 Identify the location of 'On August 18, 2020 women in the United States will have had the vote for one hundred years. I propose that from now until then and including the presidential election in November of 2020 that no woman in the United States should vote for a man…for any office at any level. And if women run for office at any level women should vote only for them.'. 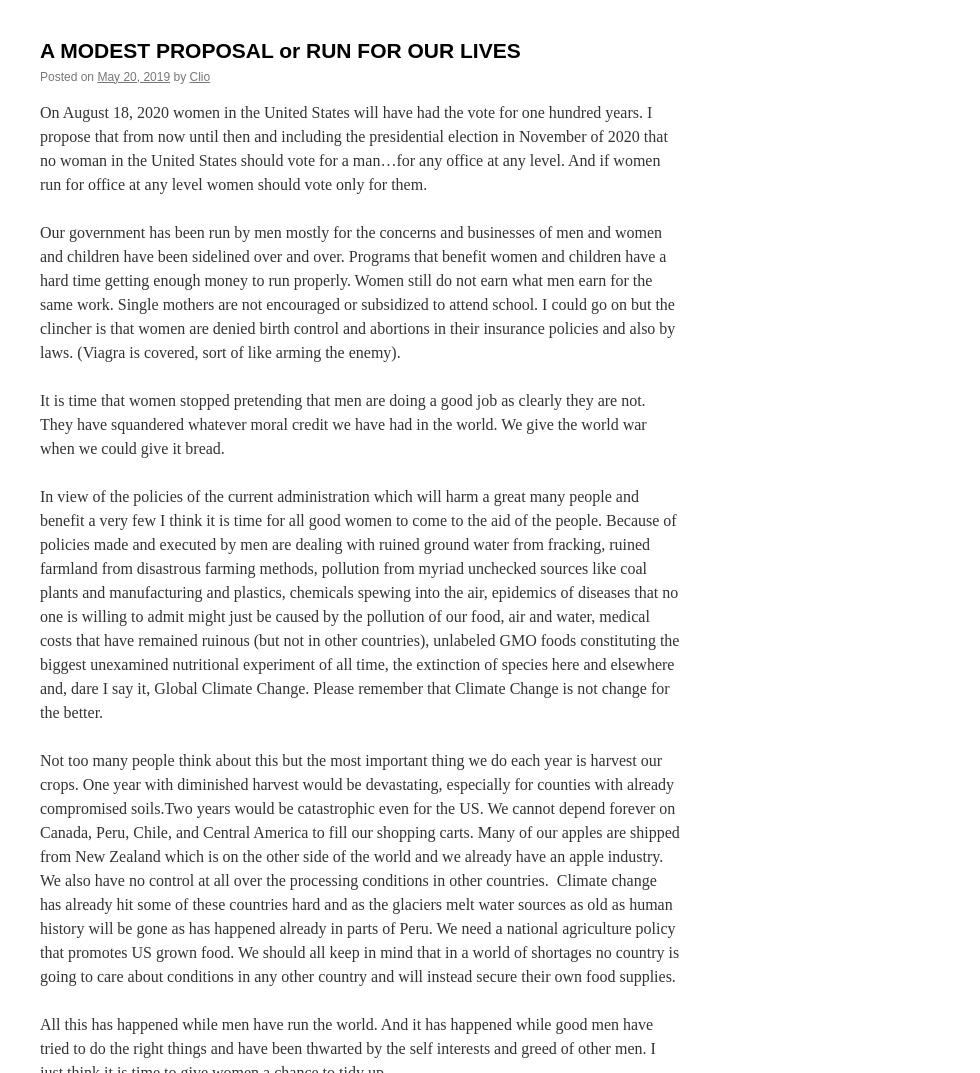
(353, 146).